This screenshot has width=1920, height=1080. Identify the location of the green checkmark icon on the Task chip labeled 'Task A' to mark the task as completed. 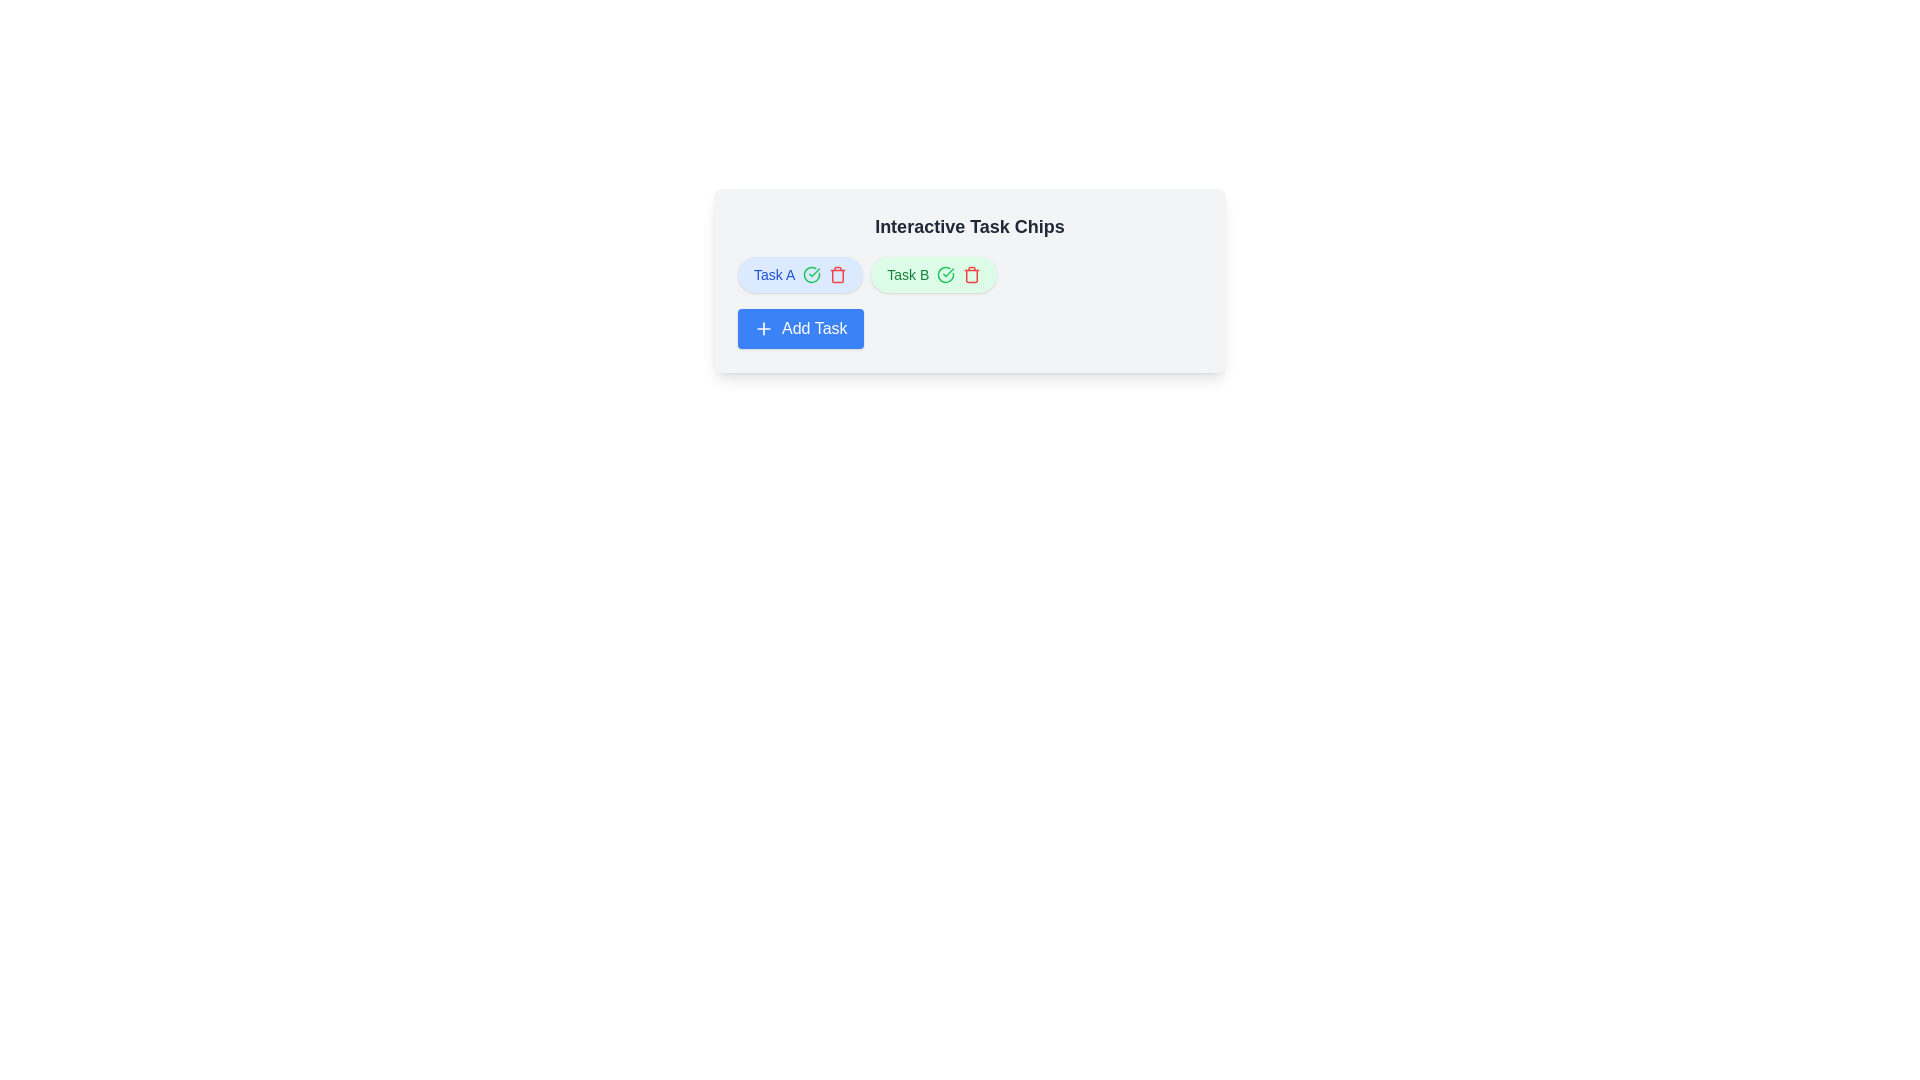
(800, 274).